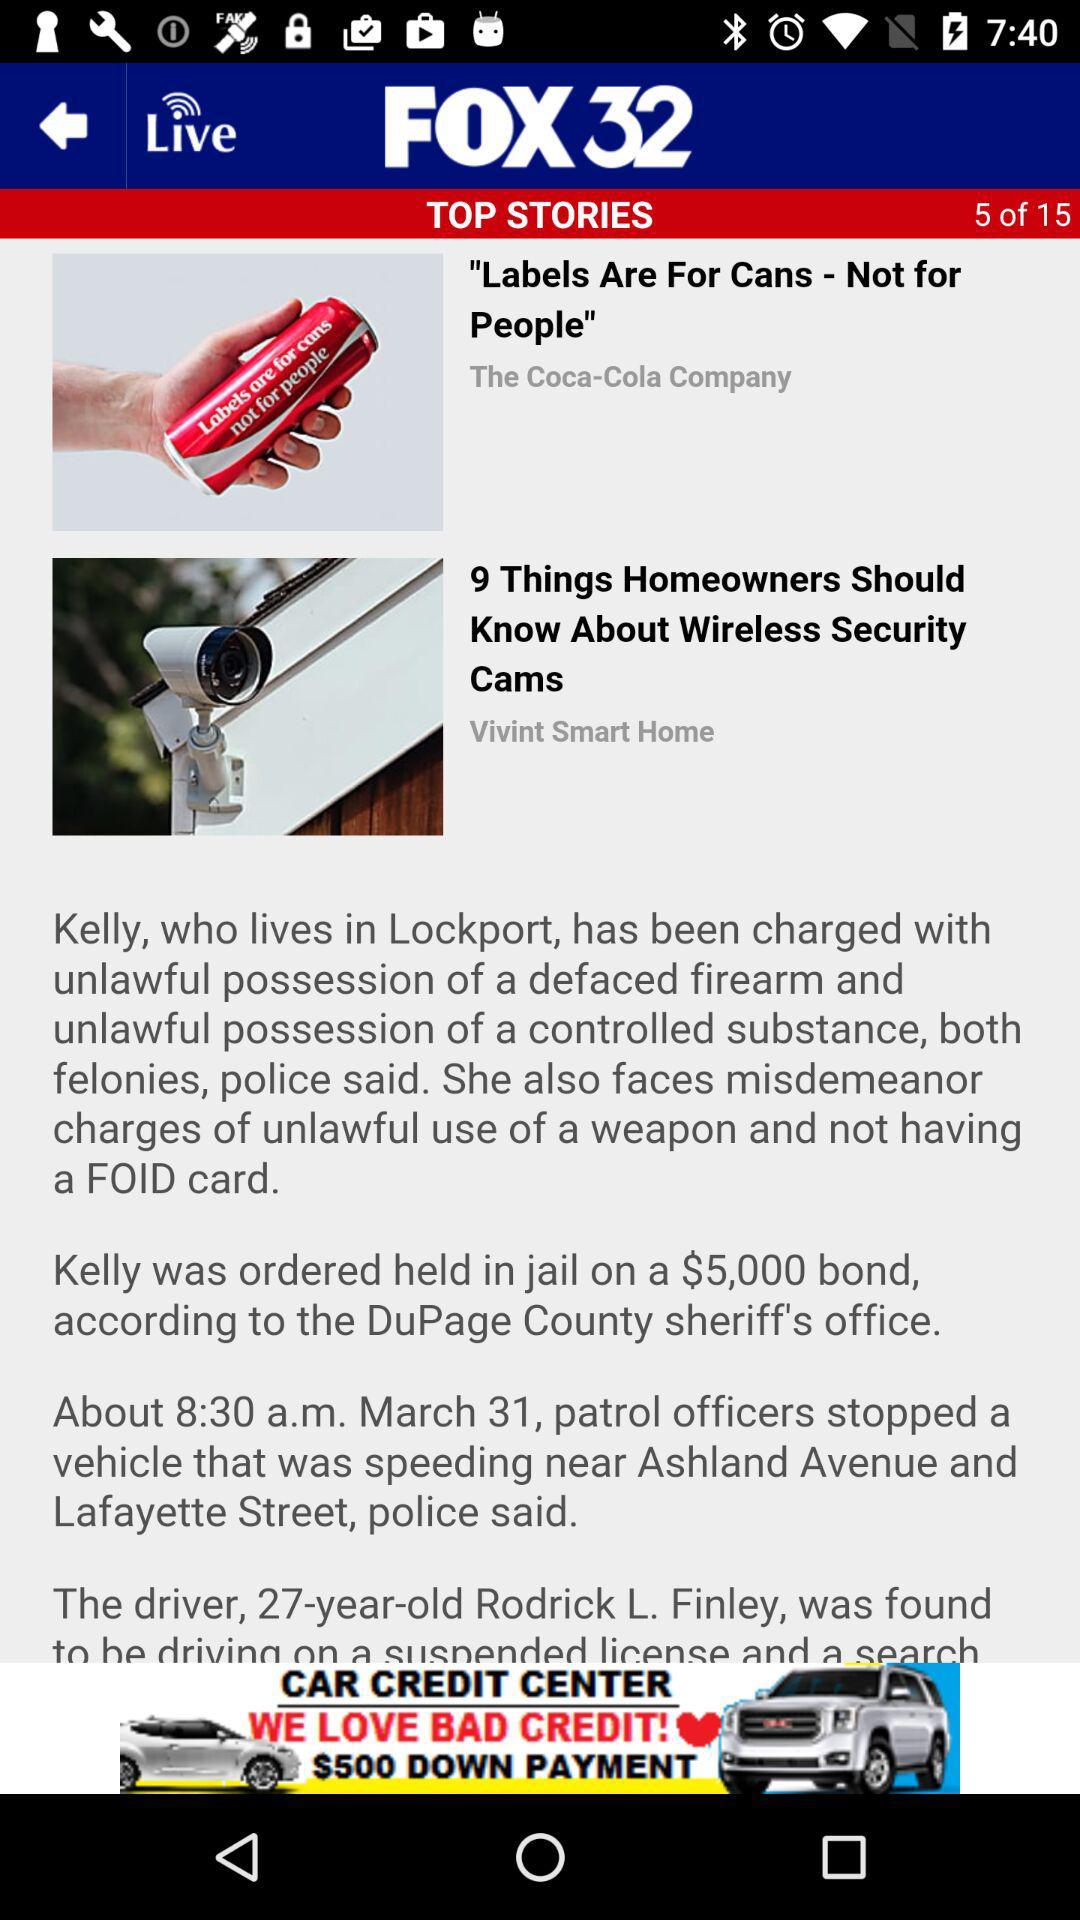 The image size is (1080, 1920). Describe the element at coordinates (540, 949) in the screenshot. I see `screenshot` at that location.